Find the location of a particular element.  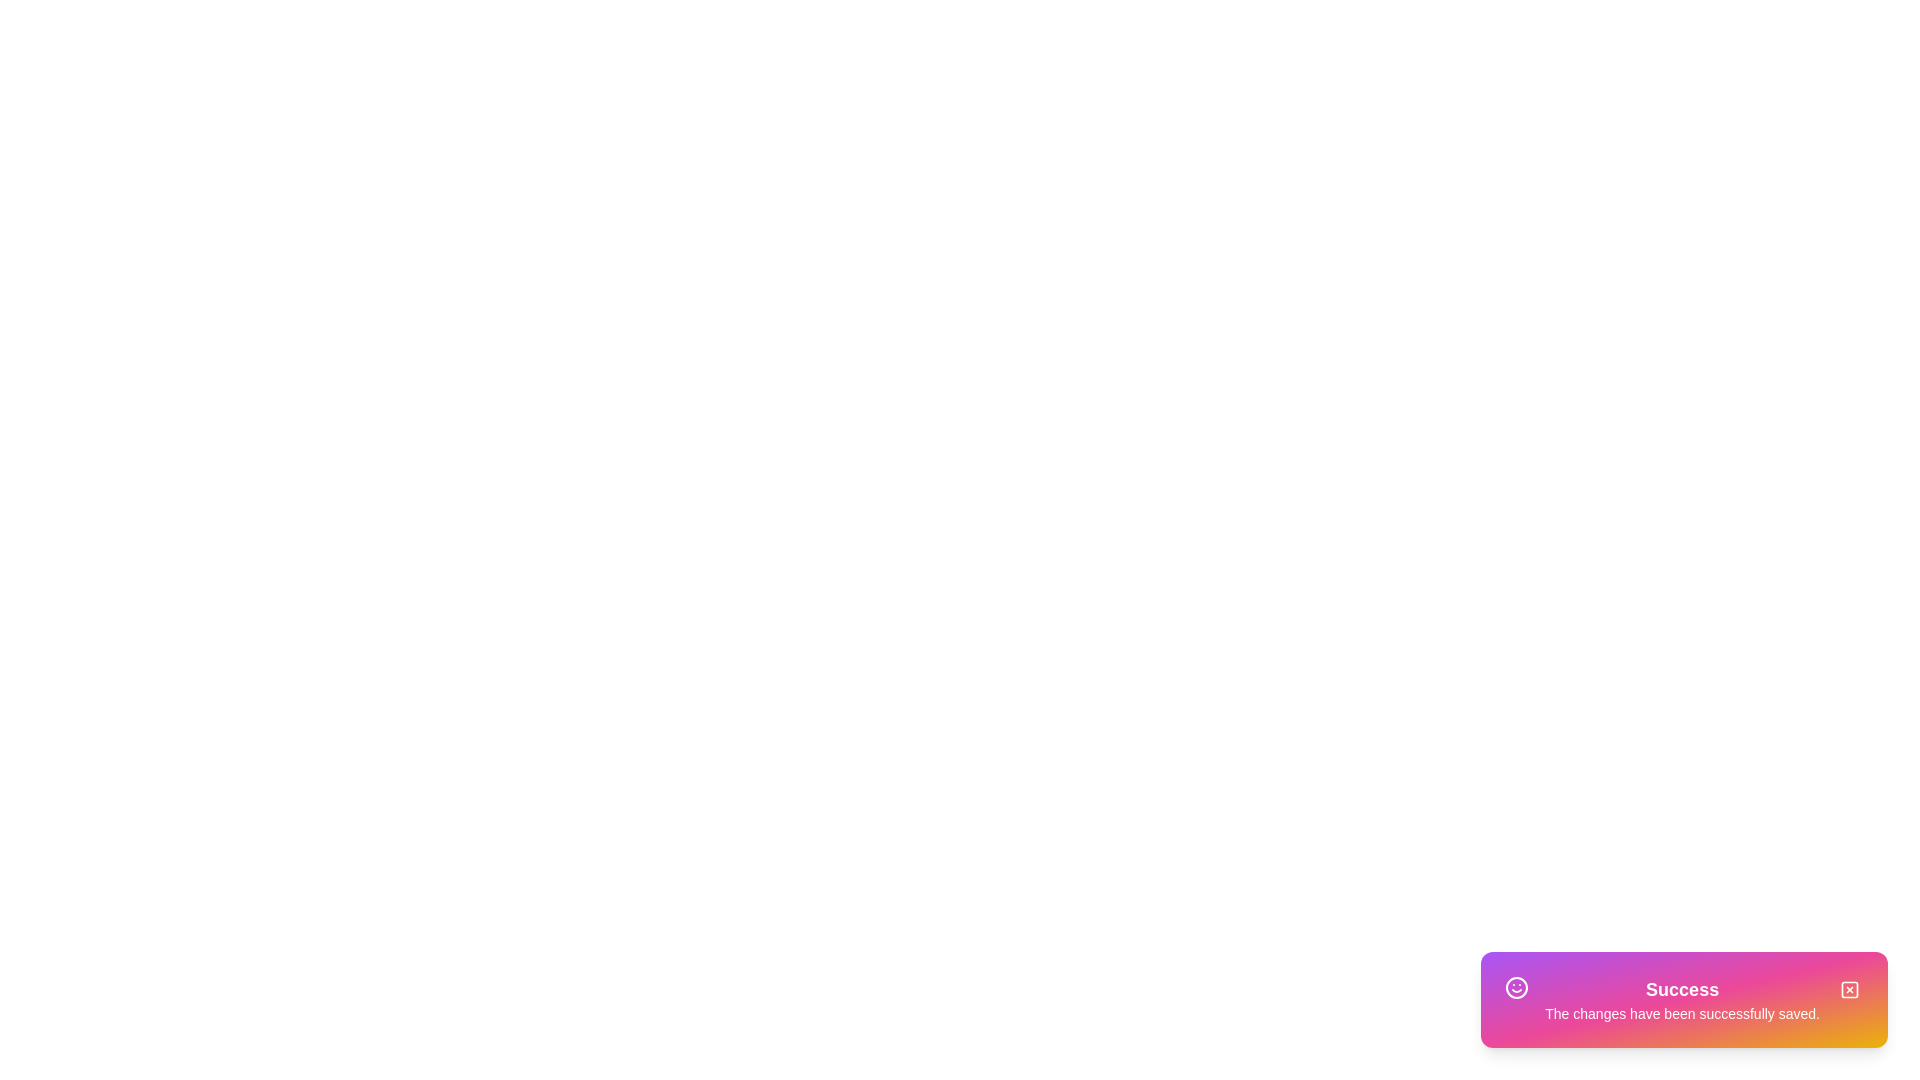

close button to dismiss the snackbar is located at coordinates (1848, 990).